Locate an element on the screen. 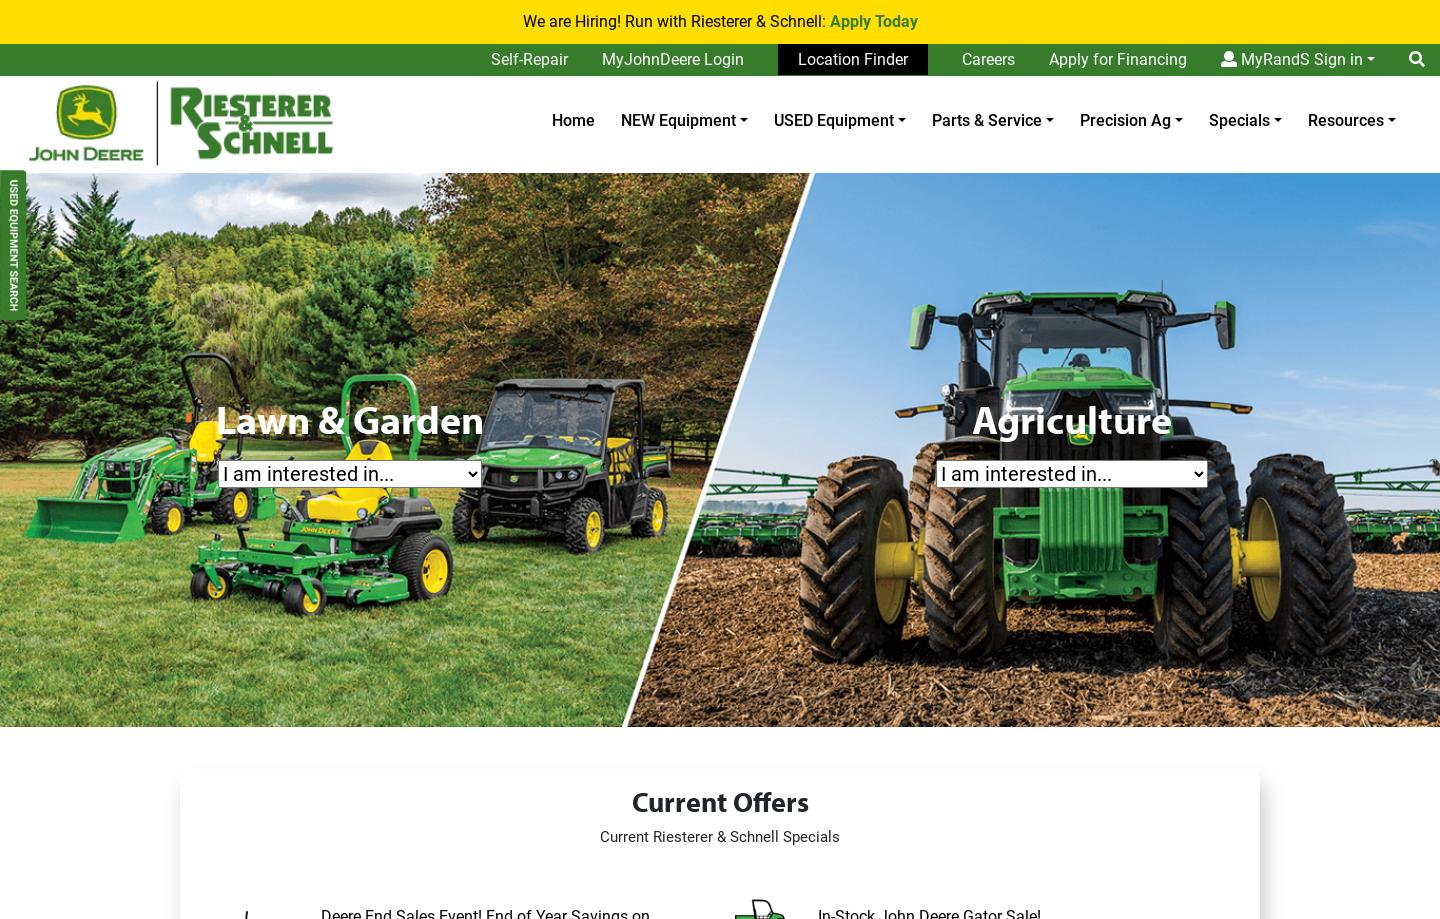 Image resolution: width=1440 pixels, height=919 pixels. 'Apply for Financing' is located at coordinates (1116, 59).